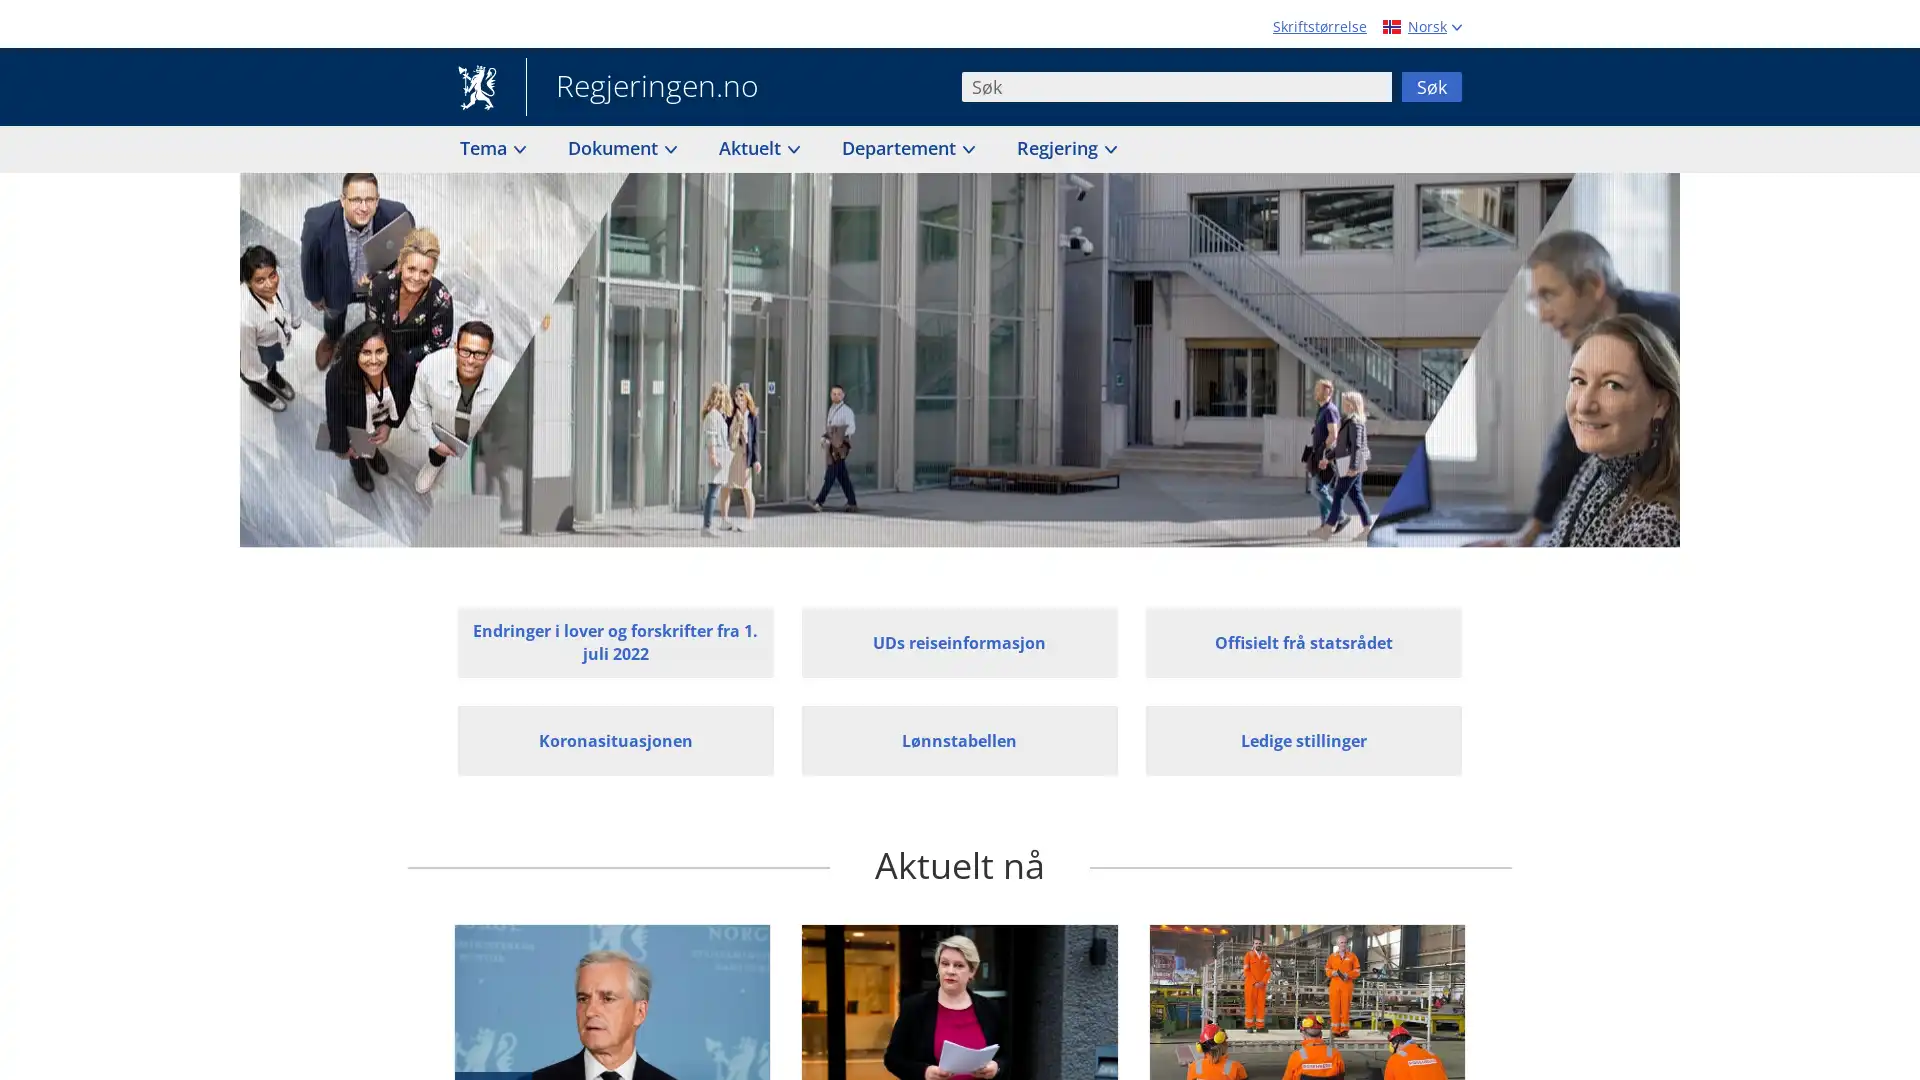 This screenshot has height=1080, width=1920. I want to click on Skriftstrrelse, so click(1320, 26).